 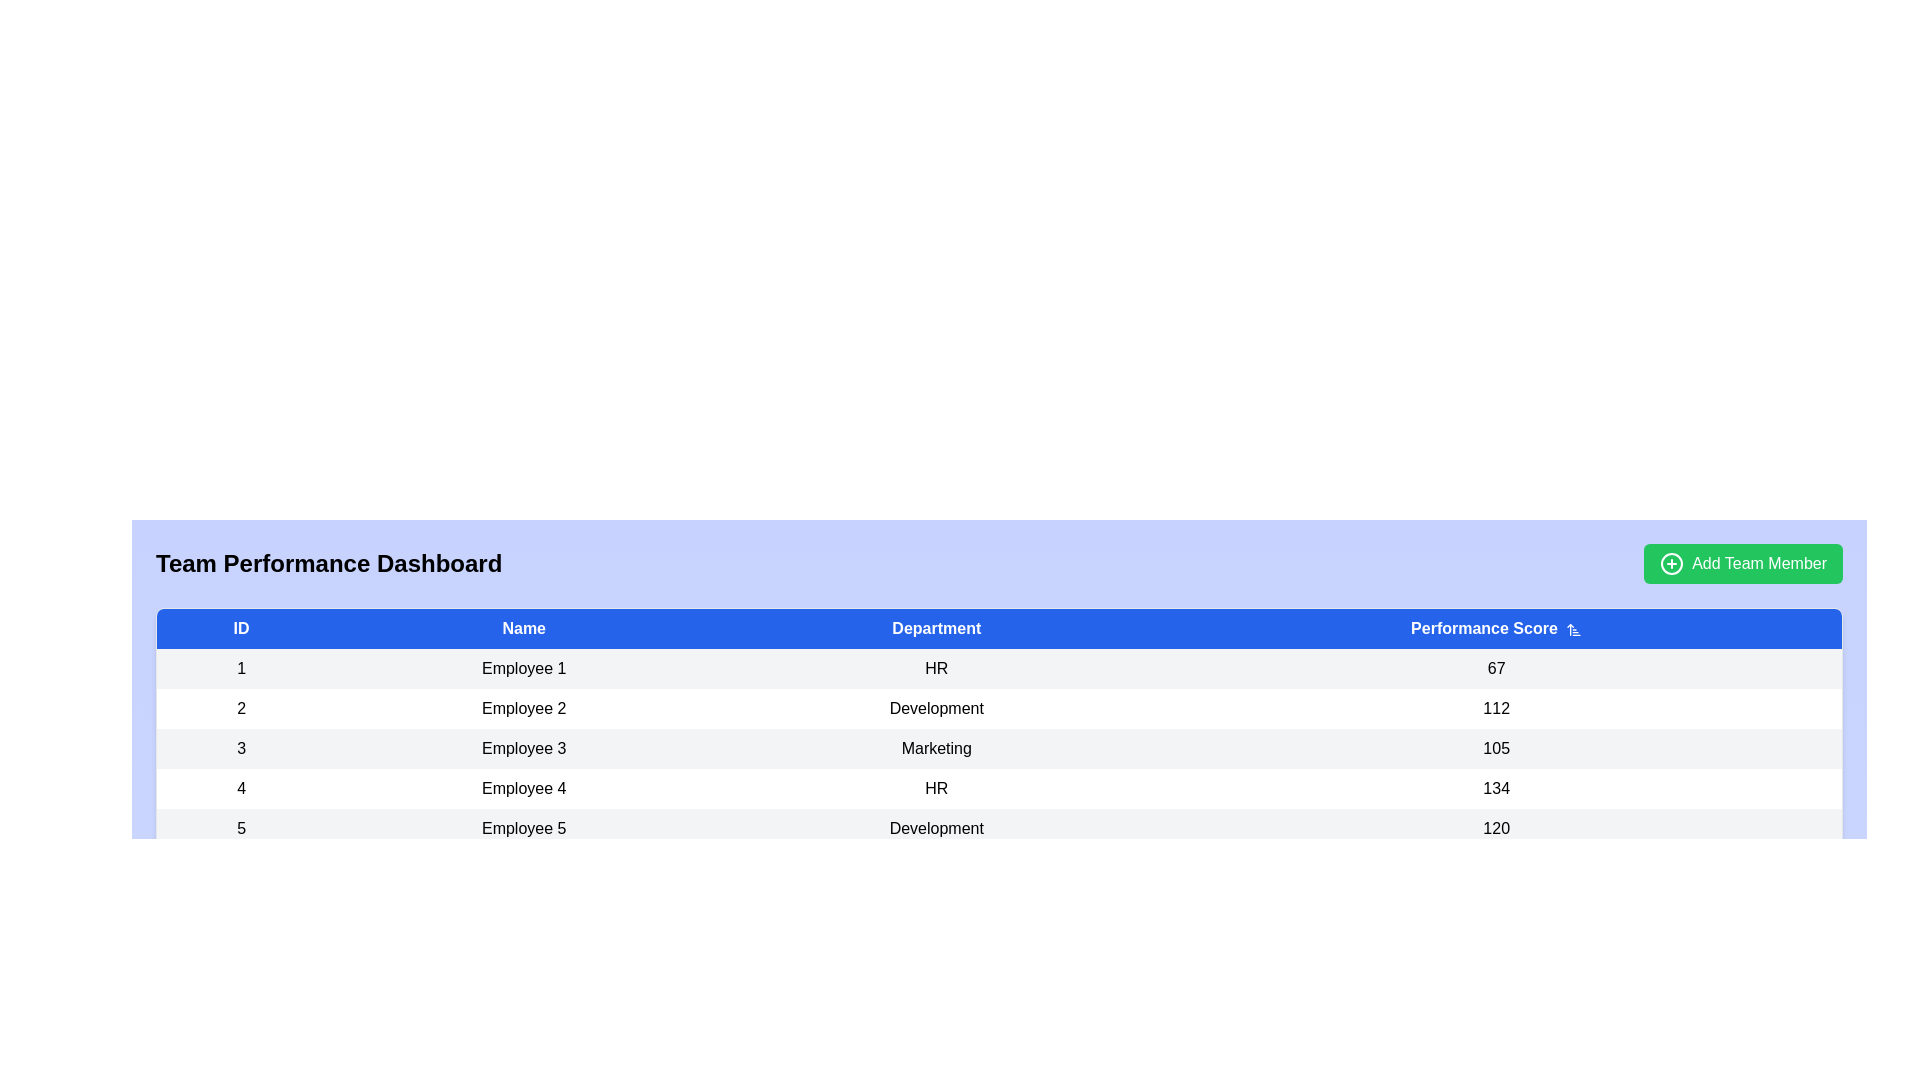 I want to click on the header text 'Team Performance Dashboard' to focus on it, so click(x=329, y=563).